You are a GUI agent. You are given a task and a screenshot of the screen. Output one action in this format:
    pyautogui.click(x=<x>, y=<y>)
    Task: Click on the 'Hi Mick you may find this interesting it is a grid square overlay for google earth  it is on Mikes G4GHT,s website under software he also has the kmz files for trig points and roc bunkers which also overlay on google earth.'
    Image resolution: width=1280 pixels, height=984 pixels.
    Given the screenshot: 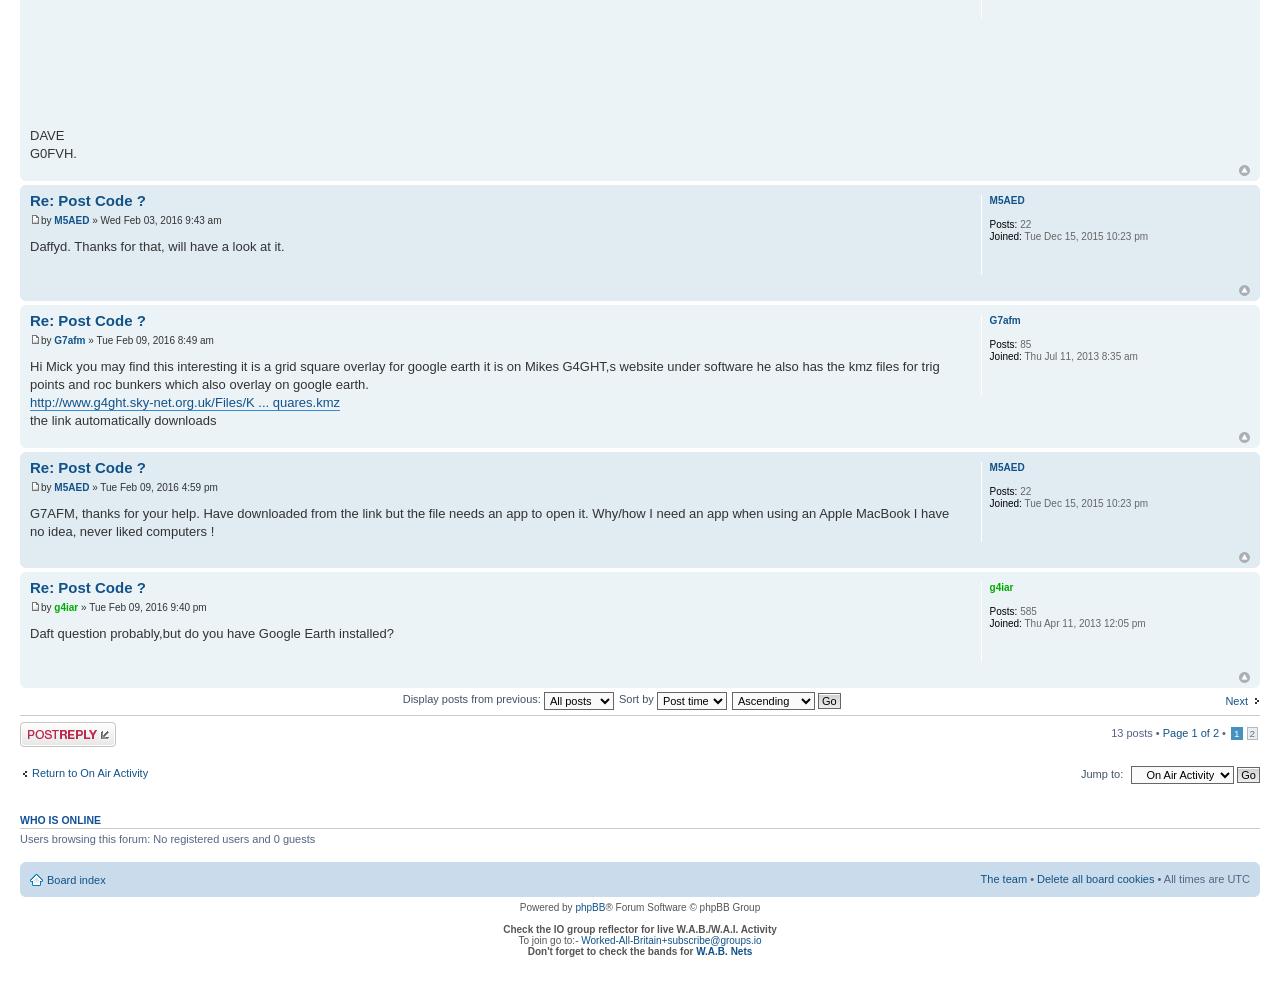 What is the action you would take?
    pyautogui.click(x=484, y=374)
    